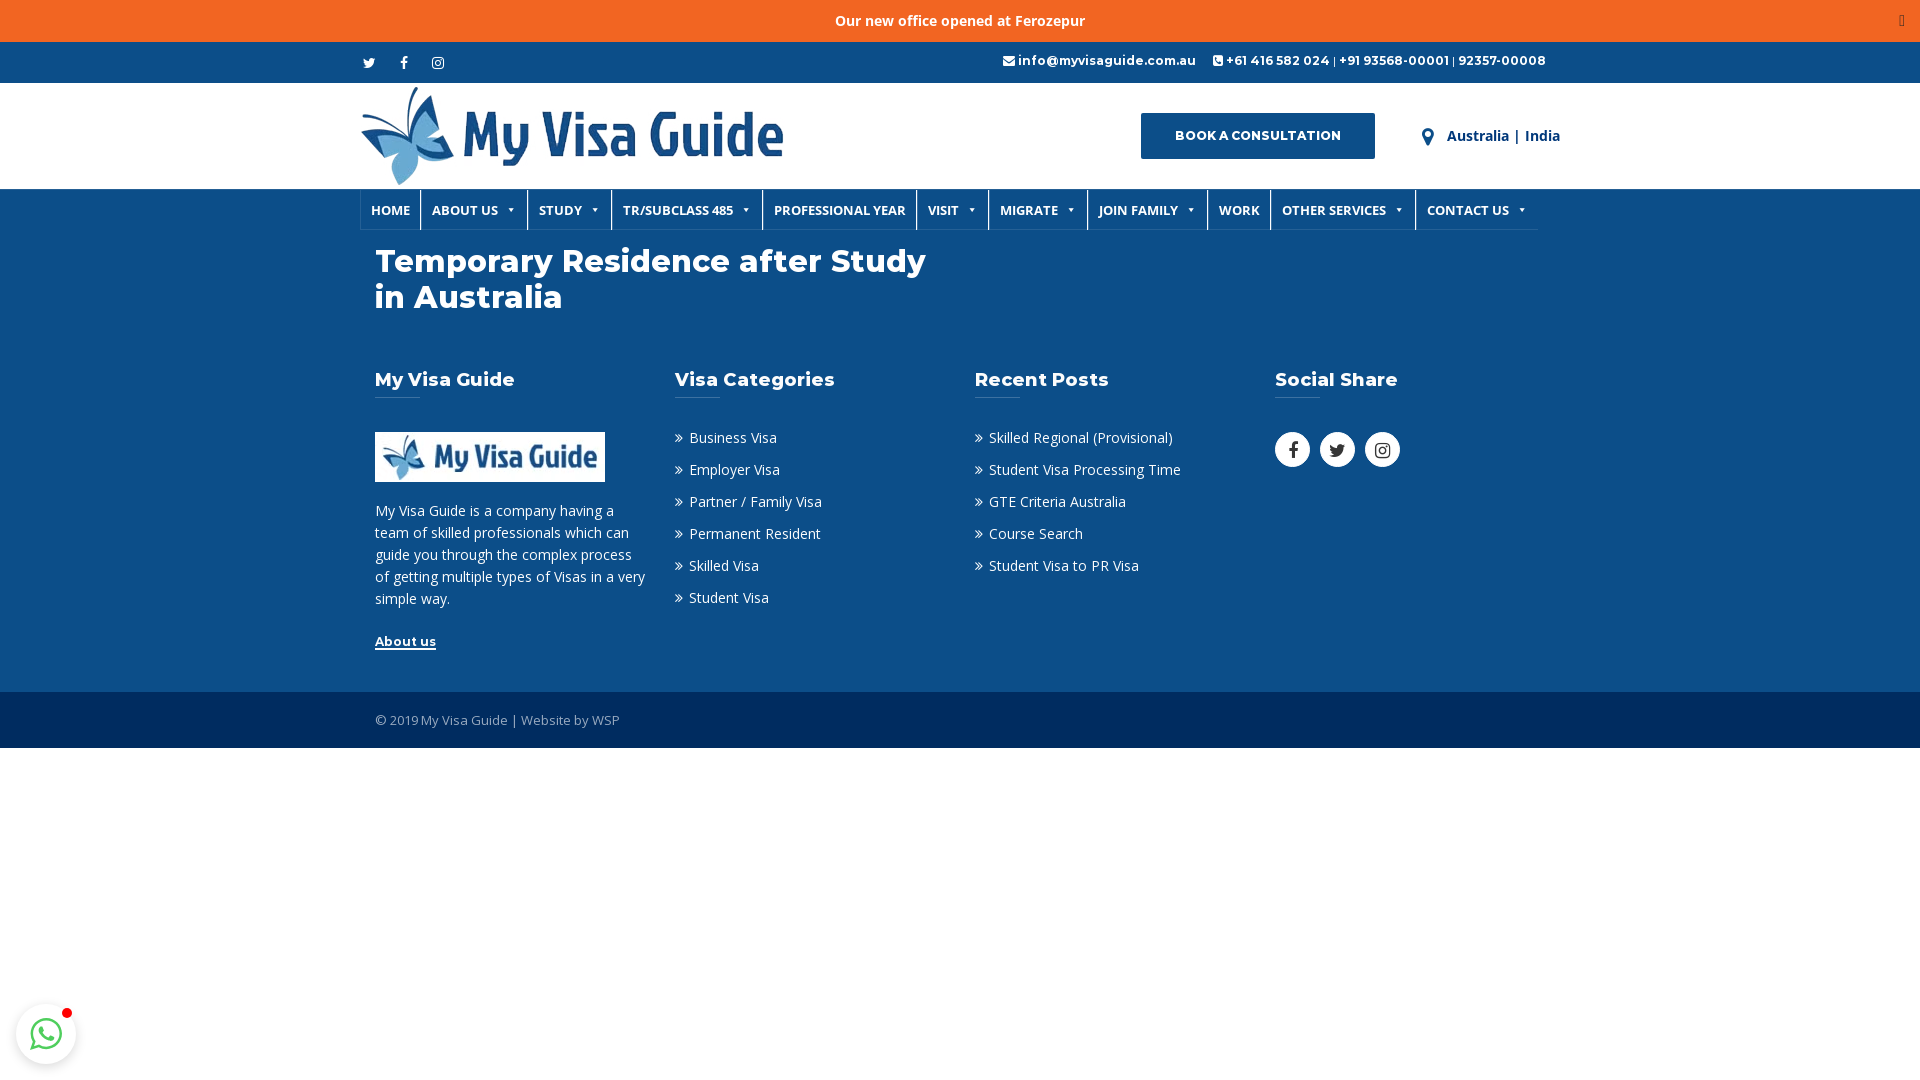  Describe the element at coordinates (1343, 209) in the screenshot. I see `'OTHER SERVICES'` at that location.